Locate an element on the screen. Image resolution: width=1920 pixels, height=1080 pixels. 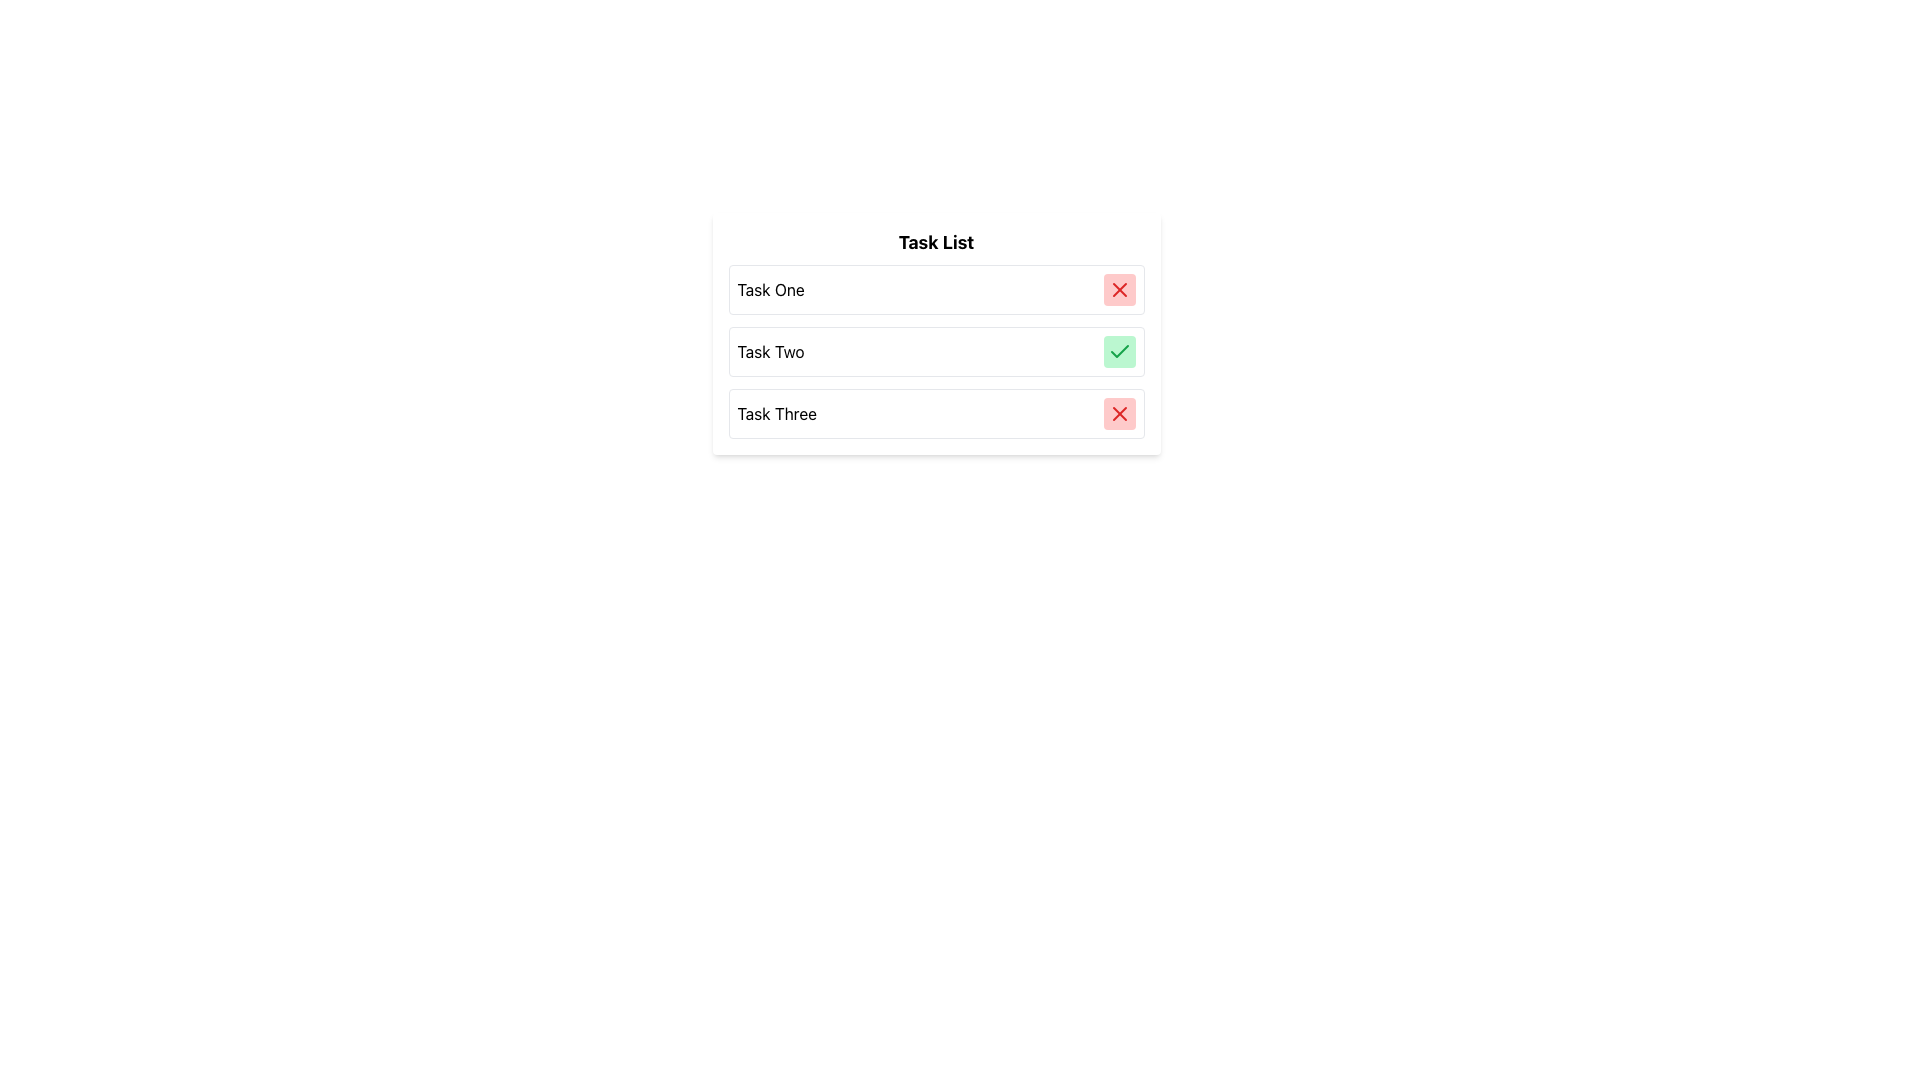
the delete button for 'Task One' using keyboard navigation is located at coordinates (1118, 289).